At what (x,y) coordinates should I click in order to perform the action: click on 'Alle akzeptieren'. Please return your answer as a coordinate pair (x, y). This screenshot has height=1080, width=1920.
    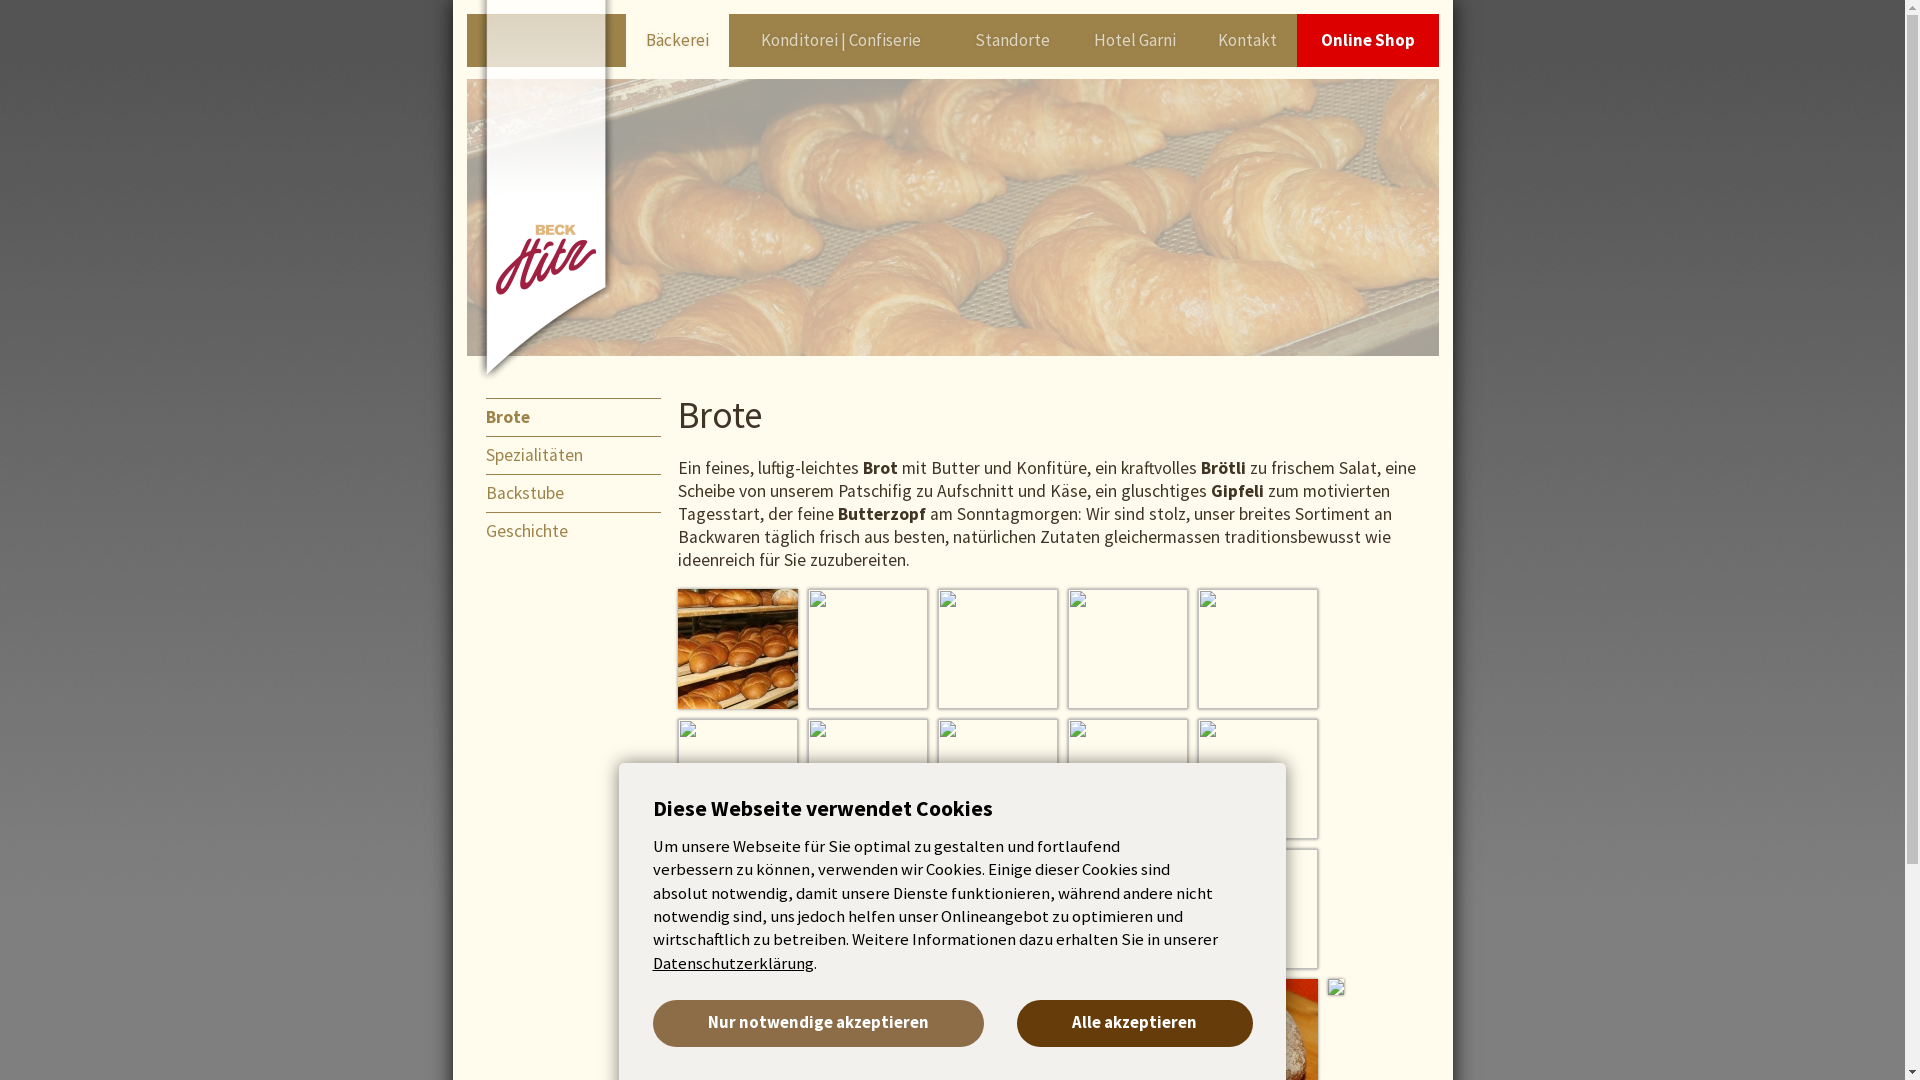
    Looking at the image, I should click on (1134, 1023).